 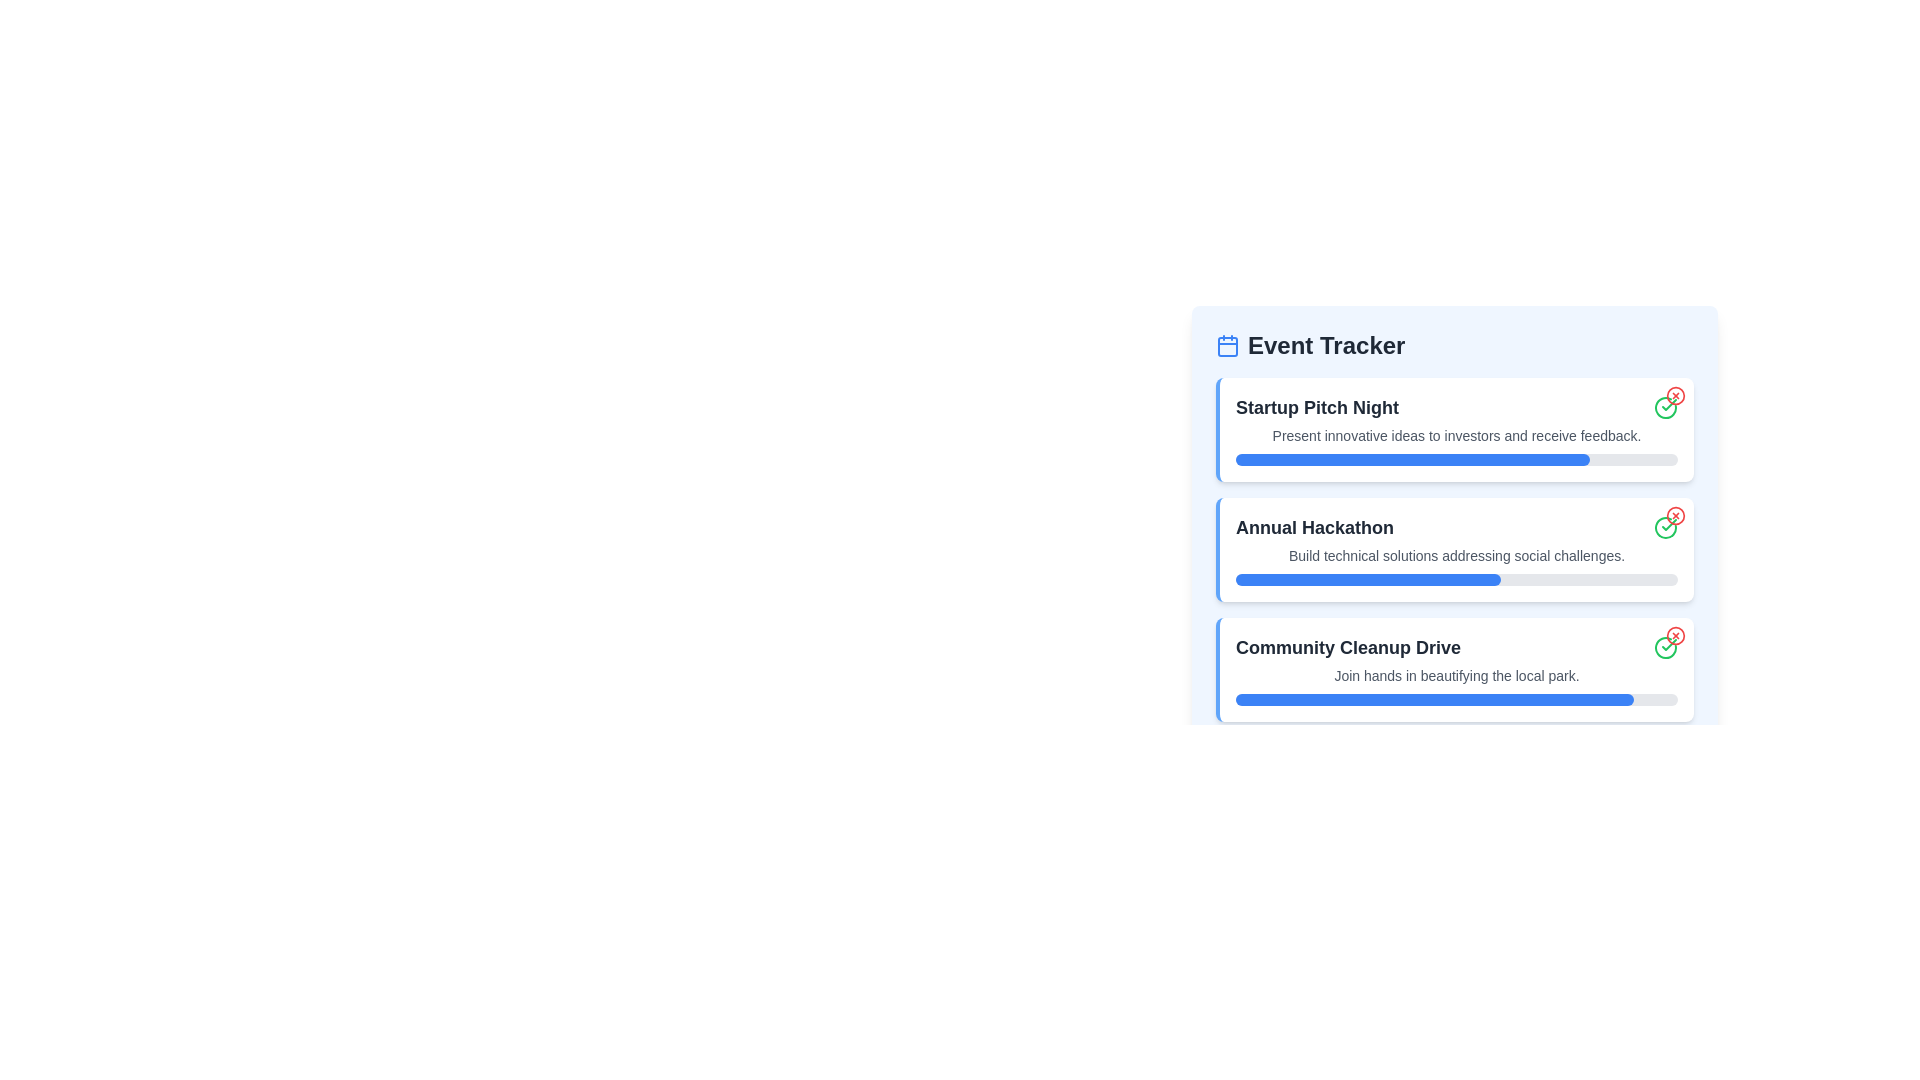 I want to click on the circular icon located in the top-right corner of the 'Startup Pitch Night' section of the 'Event Tracker' interface, which is part of a composite icon with a green checkmark and a red X, so click(x=1675, y=396).